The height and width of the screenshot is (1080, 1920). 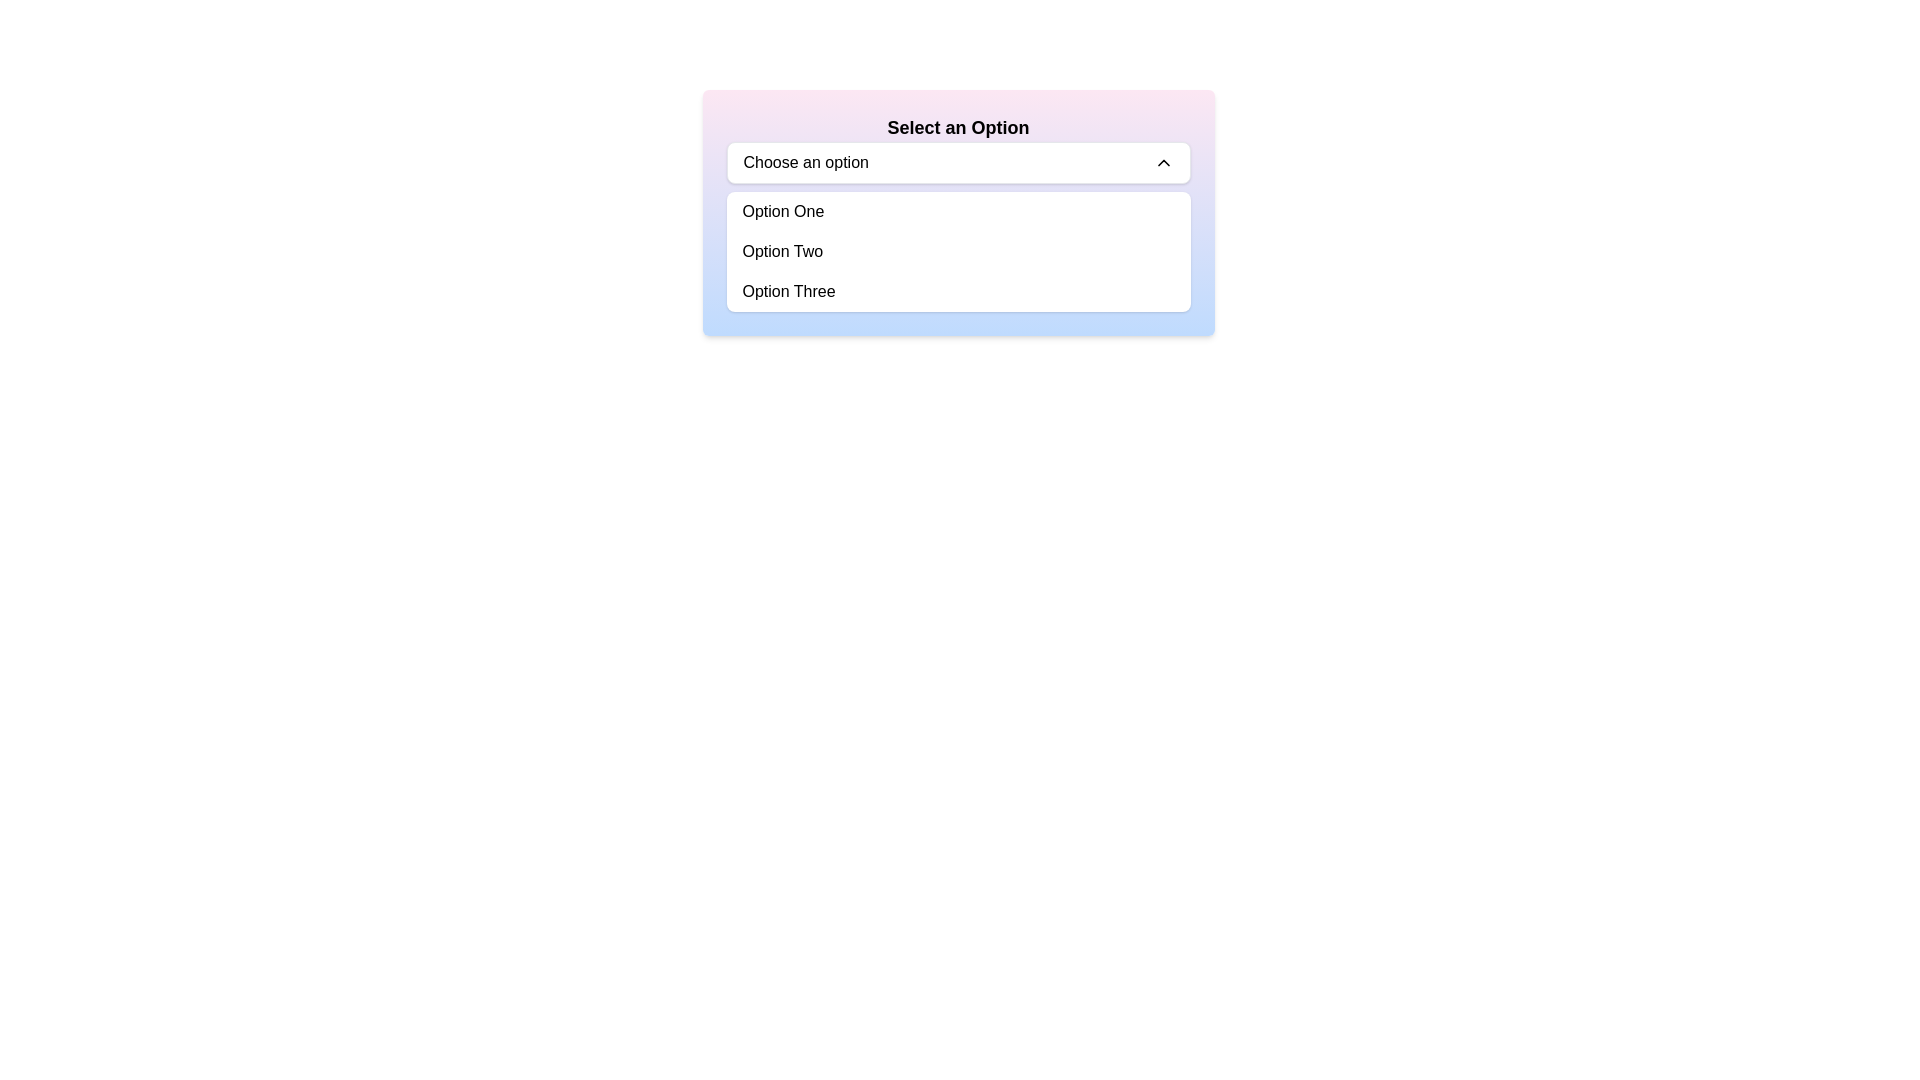 I want to click on the 'Option Two' dropdown menu option, so click(x=957, y=250).